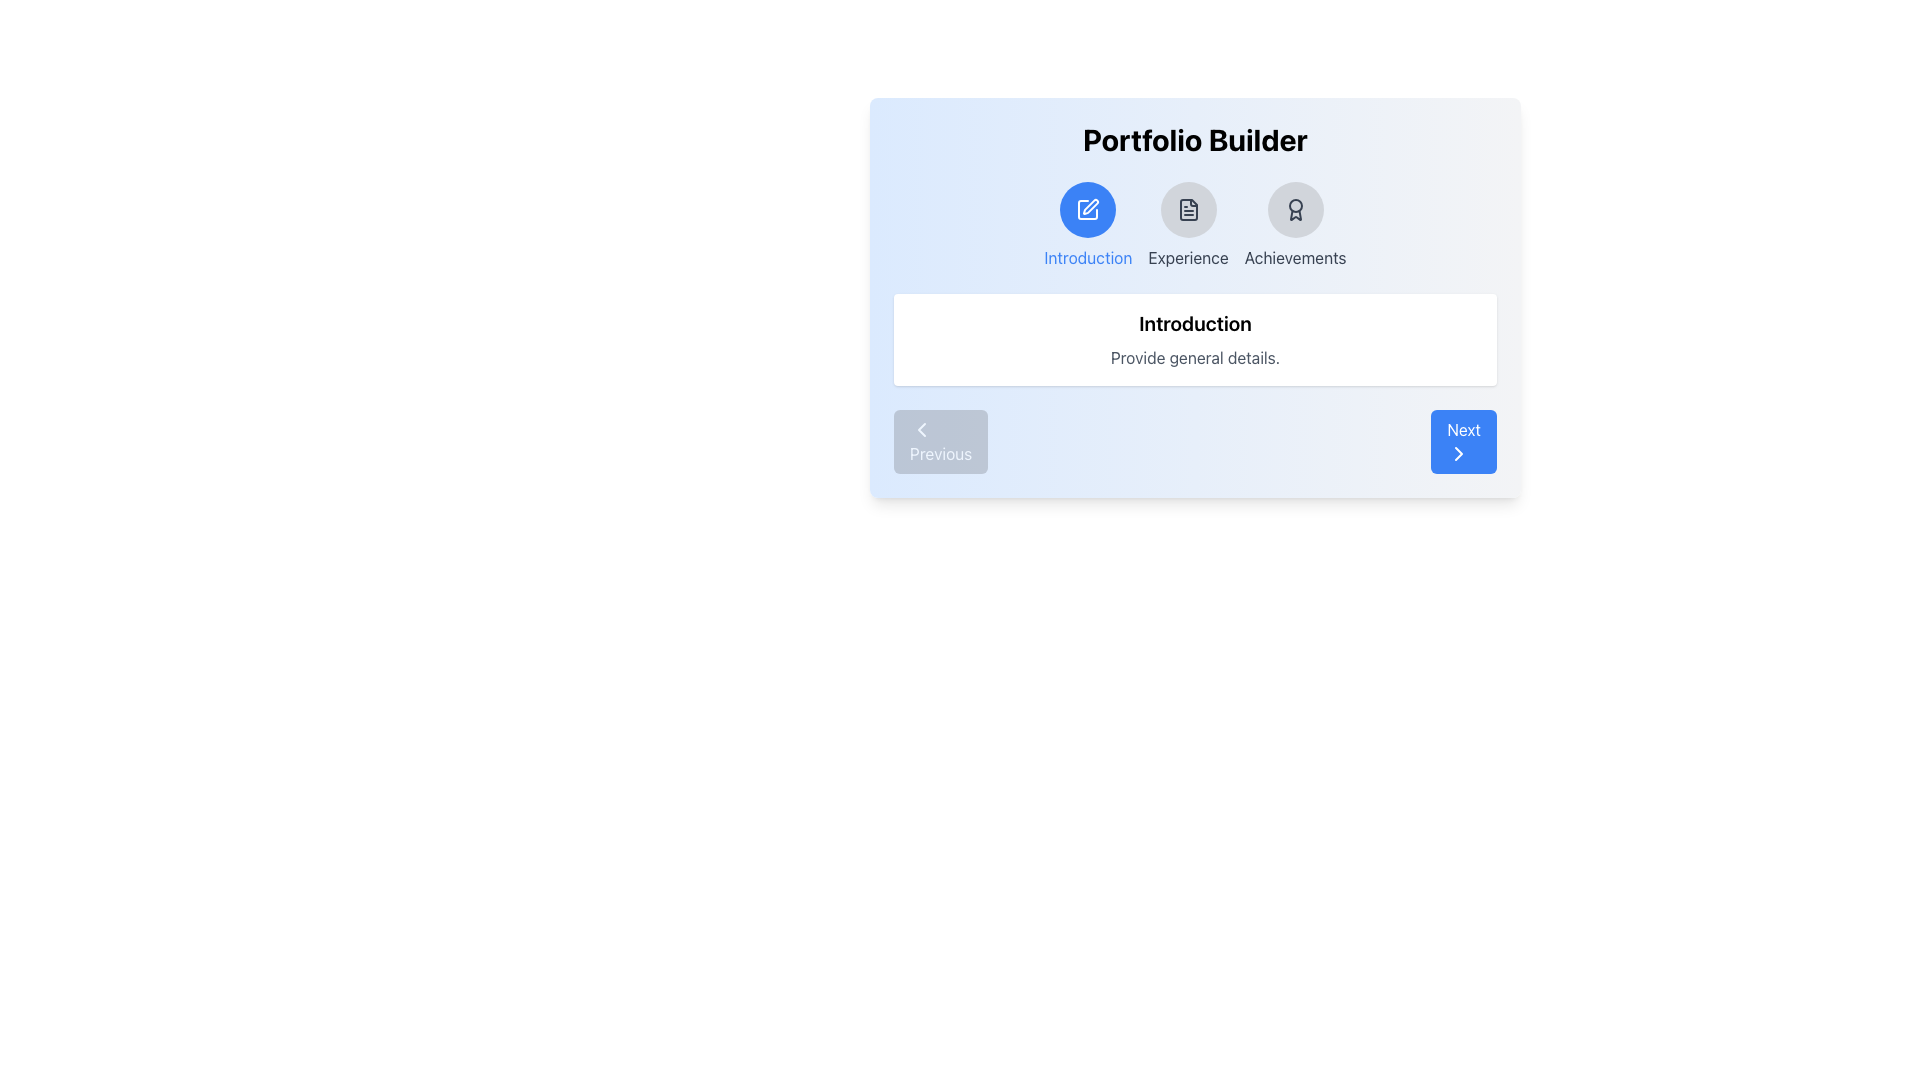  I want to click on the rightward-facing chevron icon that is styled as a thin black outline within the blue circular background, located next to the 'Next' button in the bottom-right corner of the form interface, so click(1459, 454).